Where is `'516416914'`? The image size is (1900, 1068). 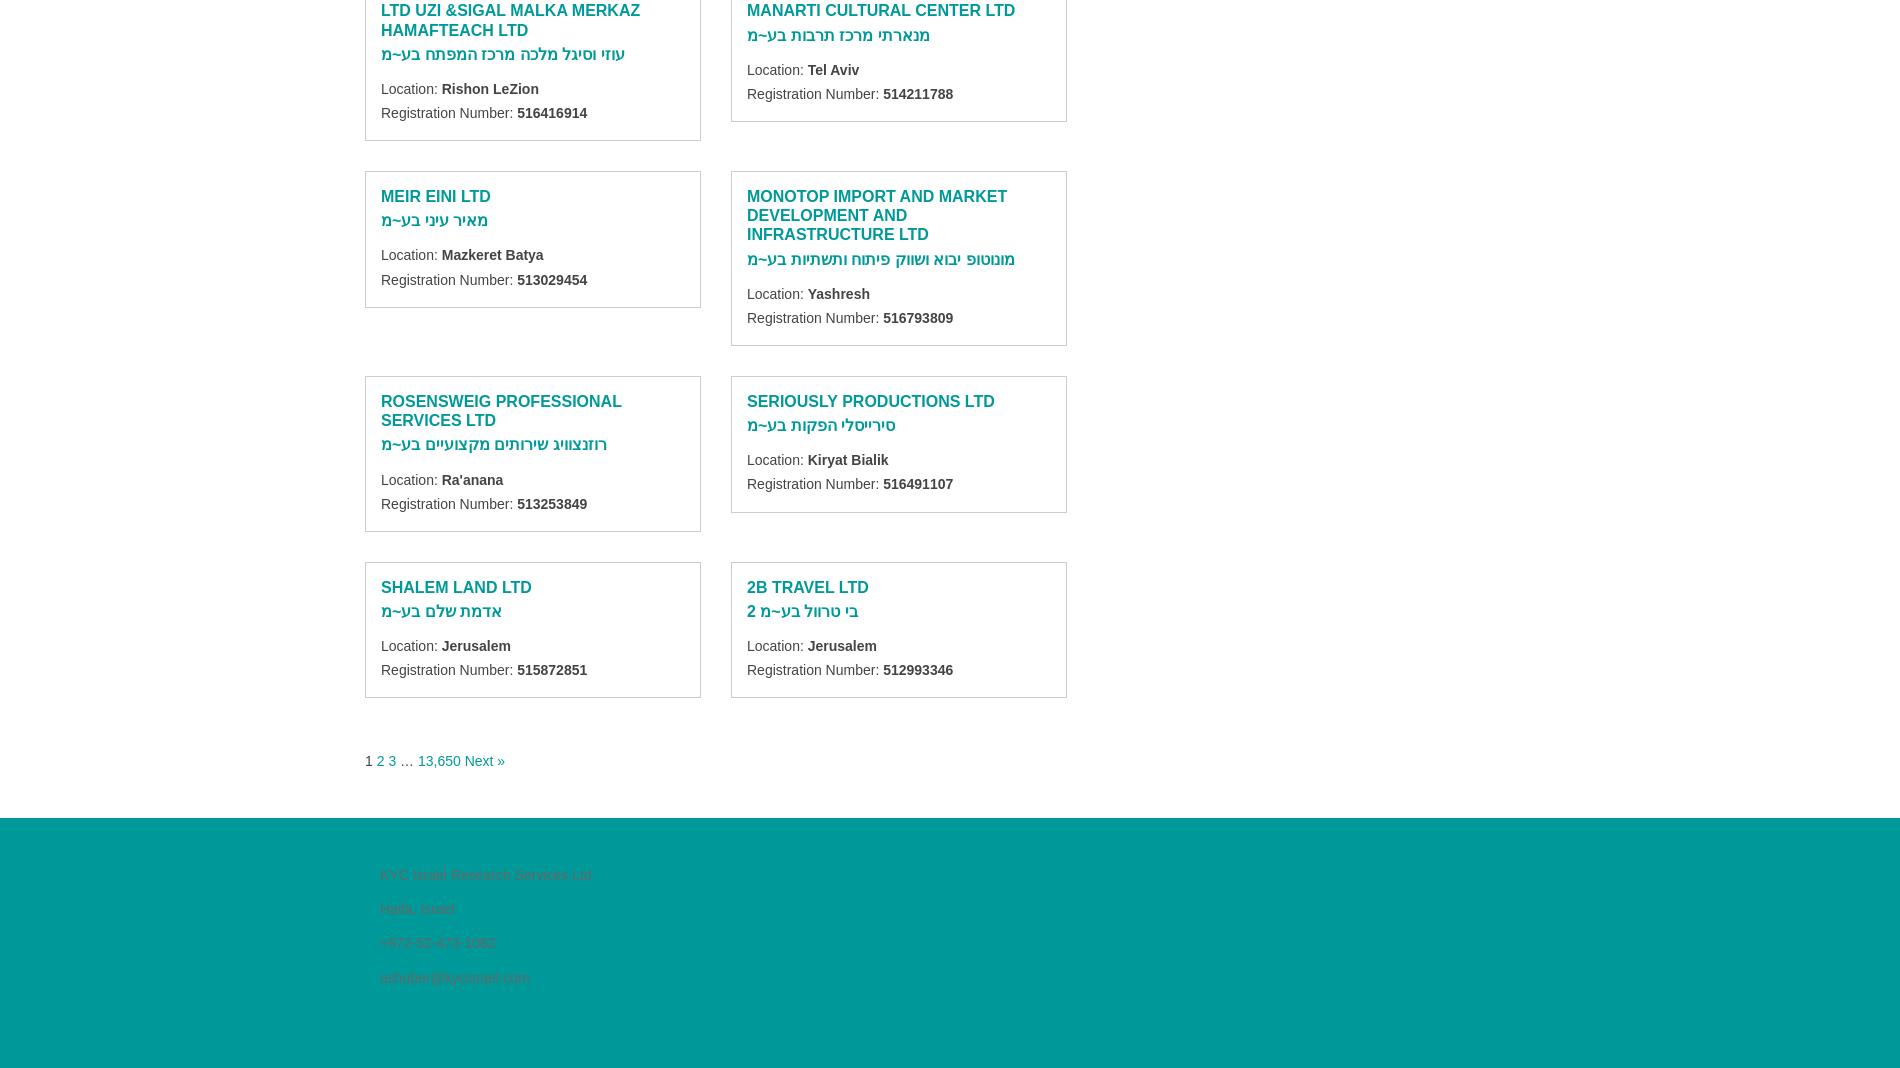
'516416914' is located at coordinates (551, 111).